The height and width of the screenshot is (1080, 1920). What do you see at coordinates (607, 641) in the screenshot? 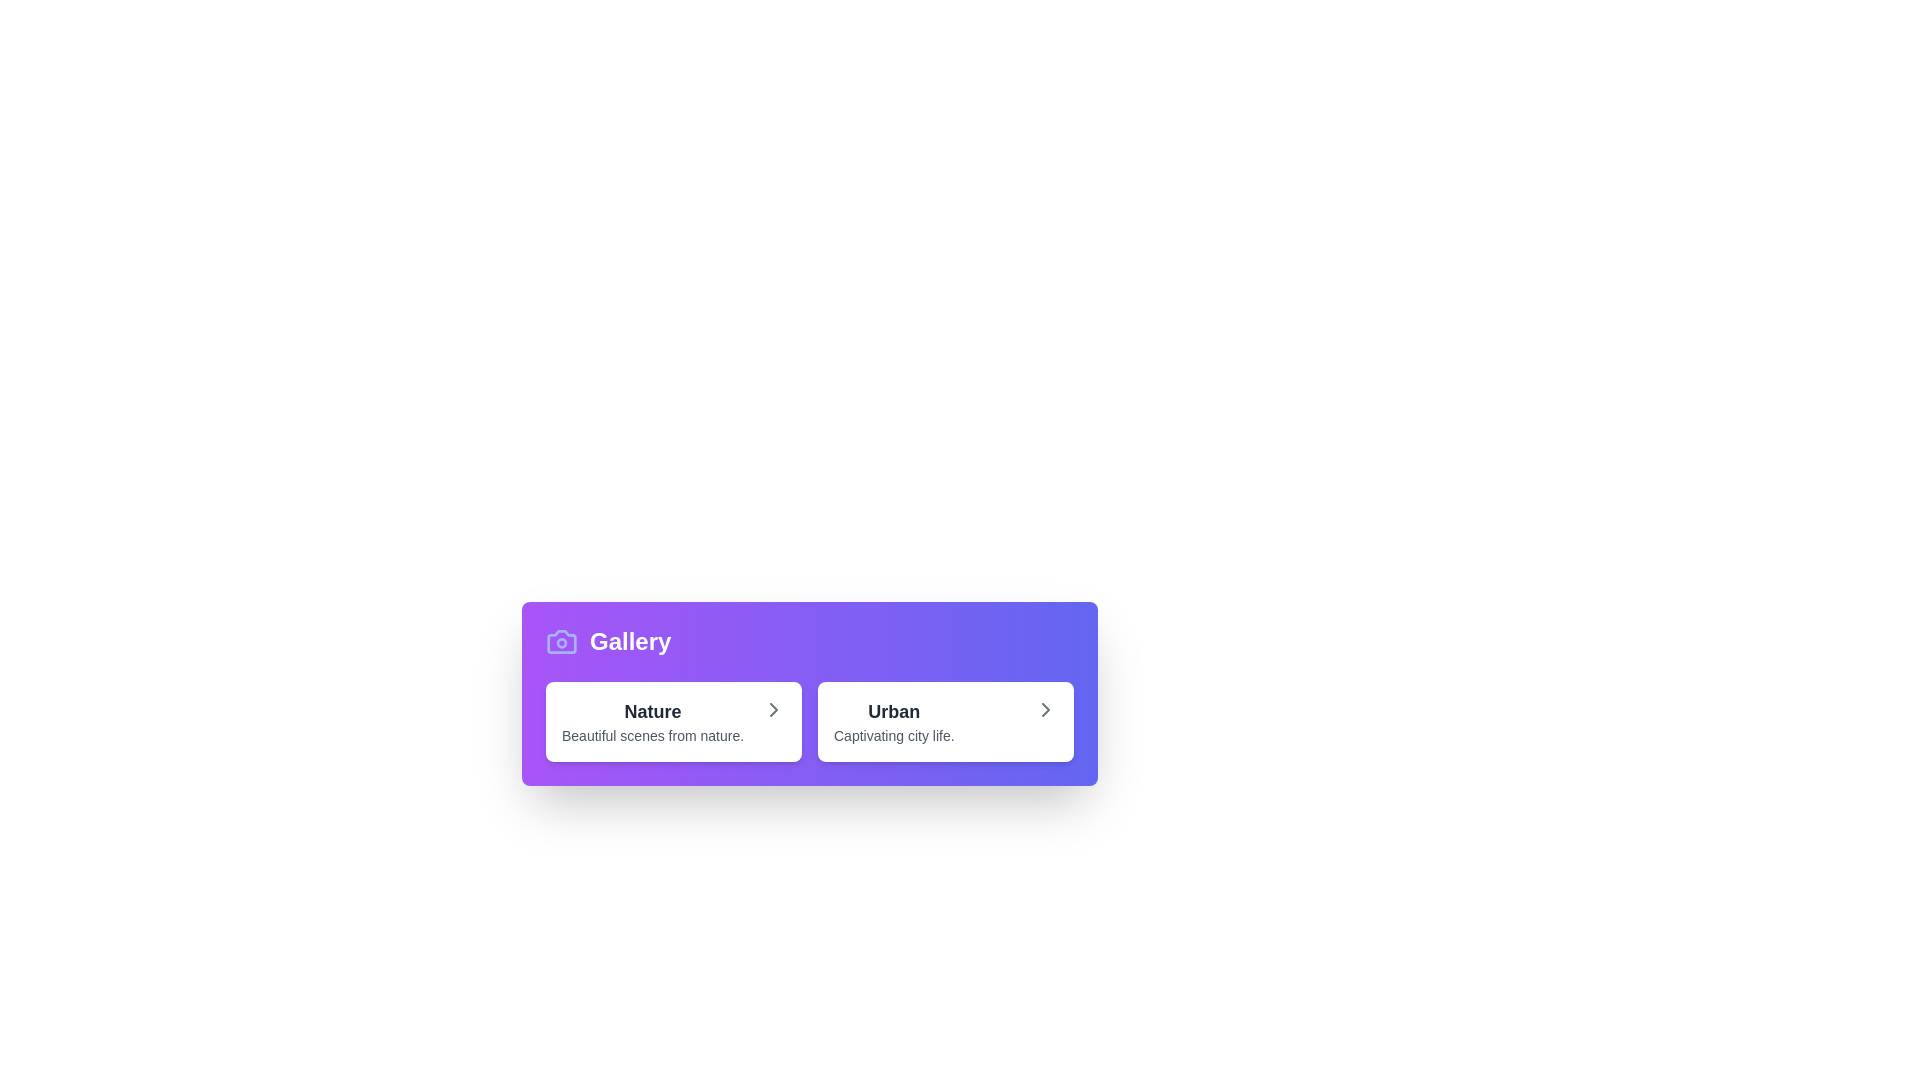
I see `label 'Gallery' from the text with an icon of a camera, which is the leftmost element in a horizontal layout on a purple background` at bounding box center [607, 641].